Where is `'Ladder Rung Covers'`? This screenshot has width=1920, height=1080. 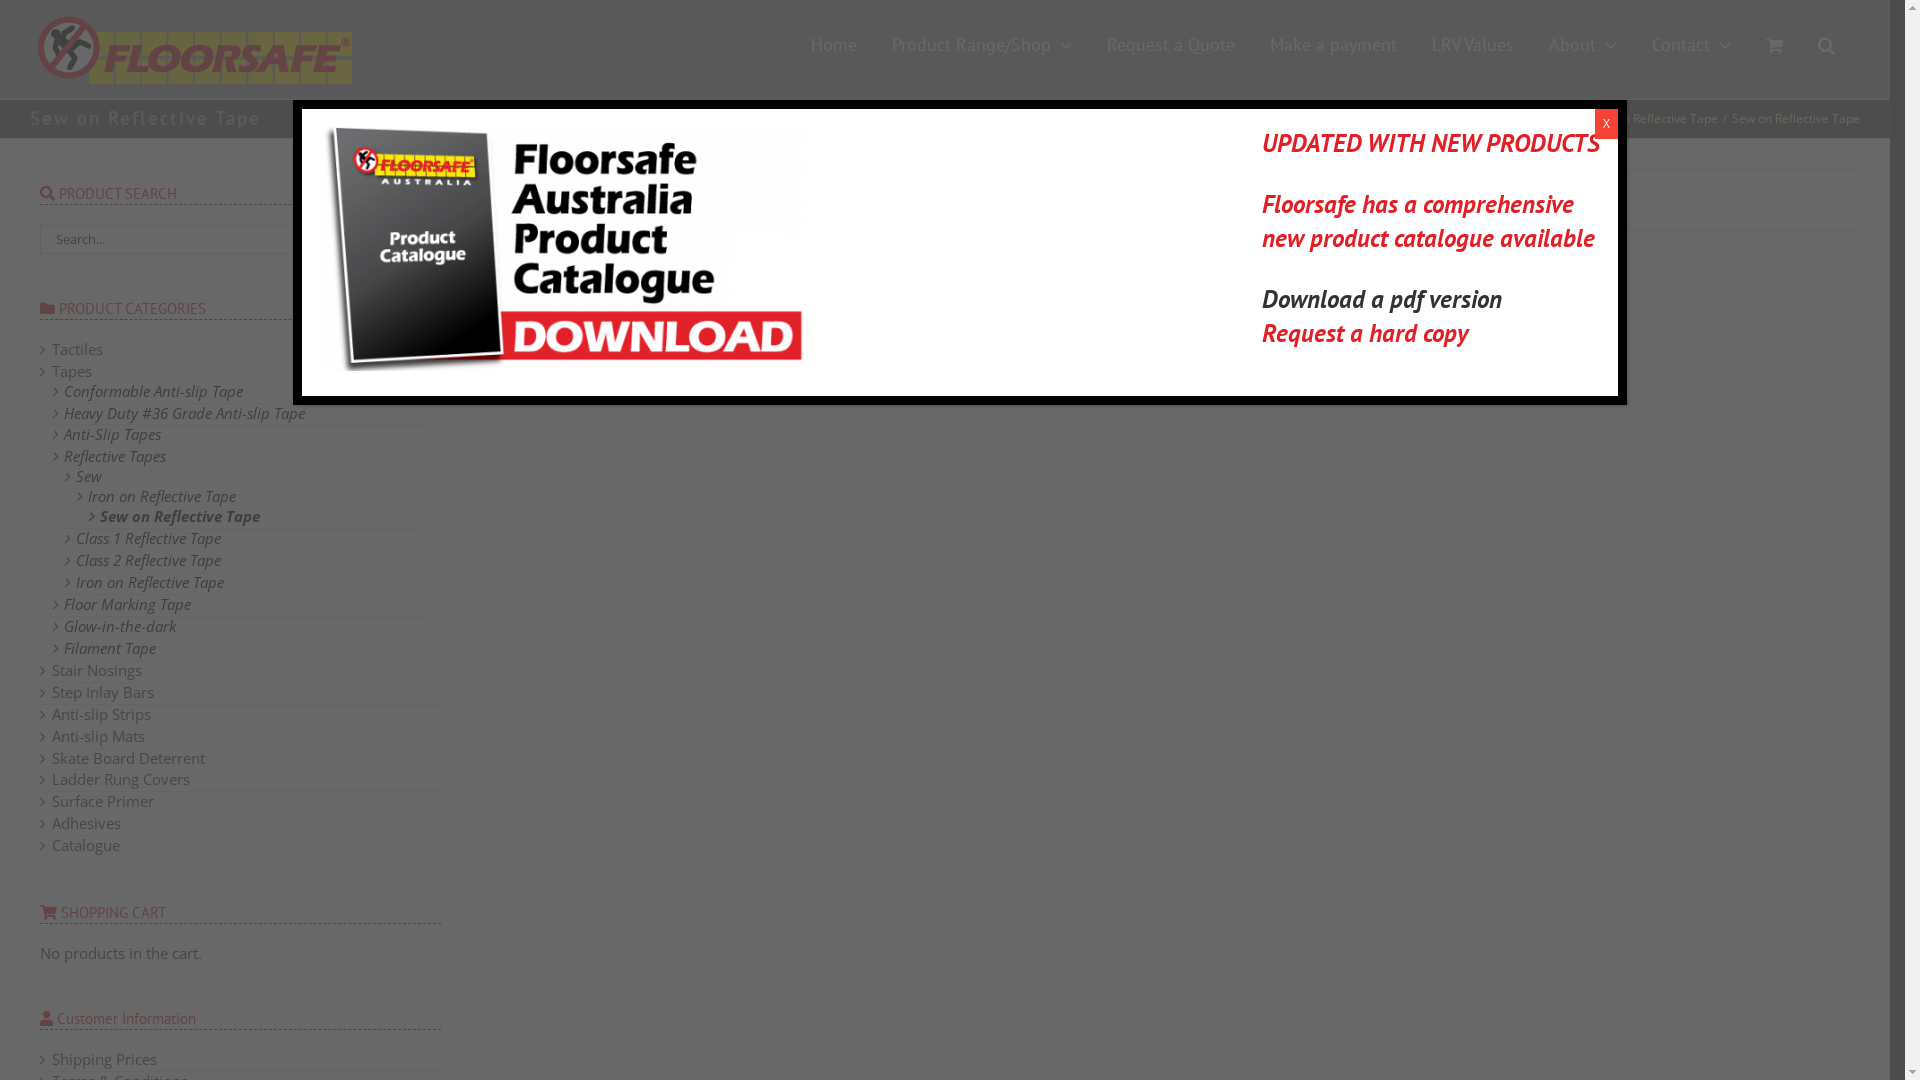 'Ladder Rung Covers' is located at coordinates (119, 778).